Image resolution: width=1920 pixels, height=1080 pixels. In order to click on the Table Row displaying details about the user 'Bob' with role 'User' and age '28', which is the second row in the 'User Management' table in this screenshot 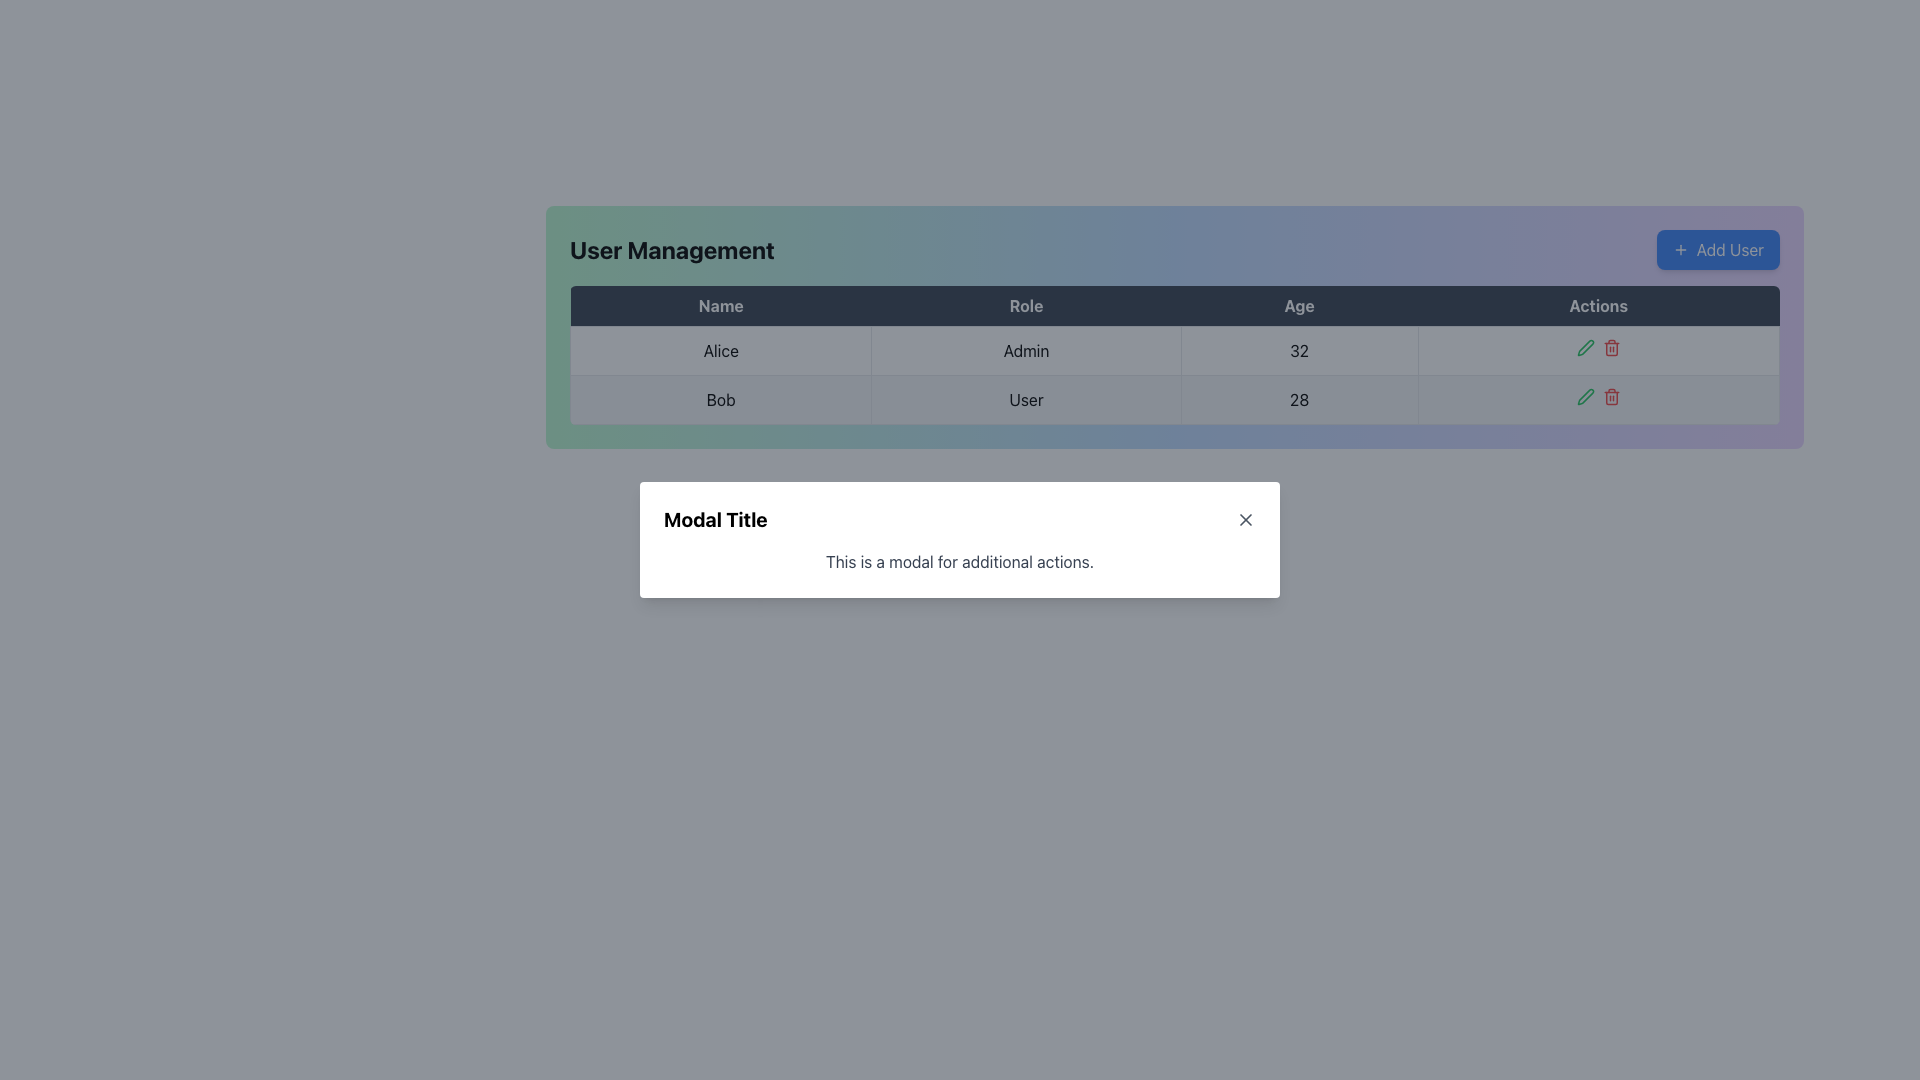, I will do `click(1175, 400)`.